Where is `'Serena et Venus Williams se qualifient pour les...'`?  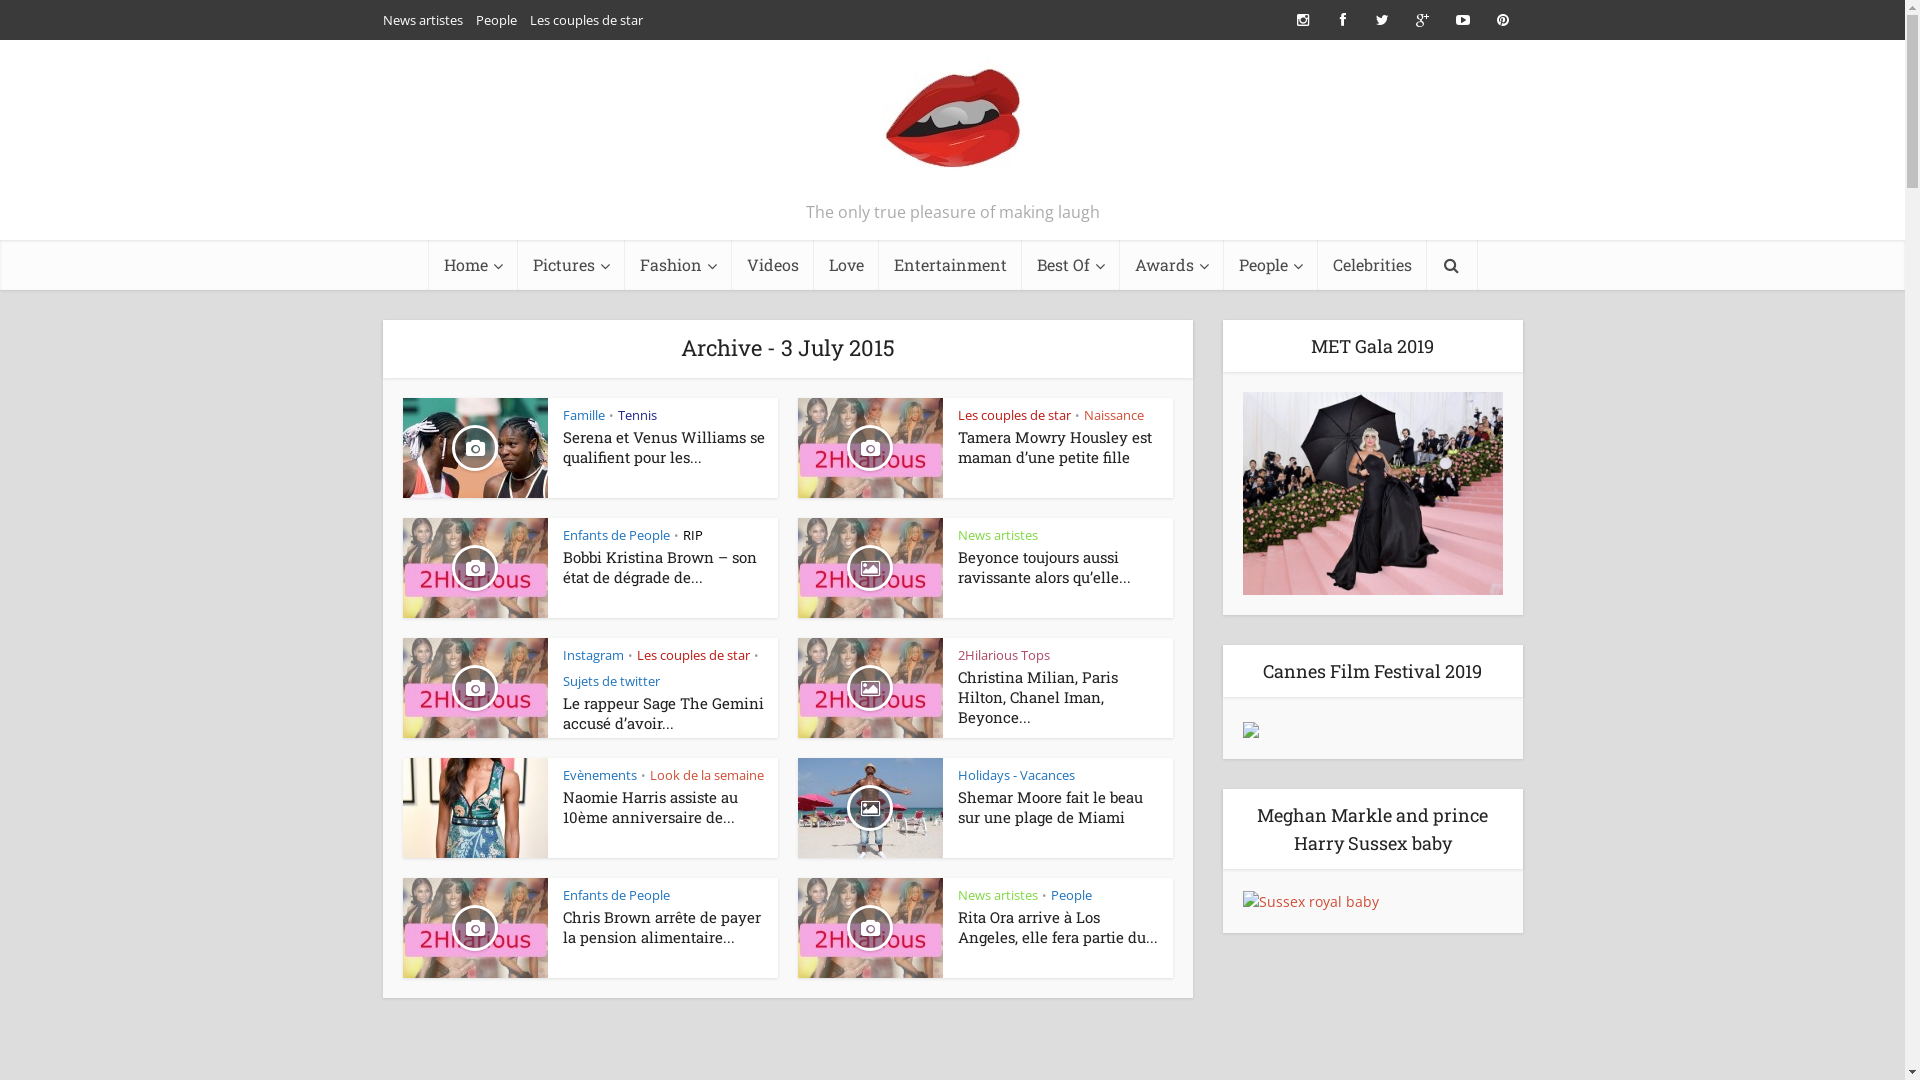
'Serena et Venus Williams se qualifient pour les...' is located at coordinates (662, 446).